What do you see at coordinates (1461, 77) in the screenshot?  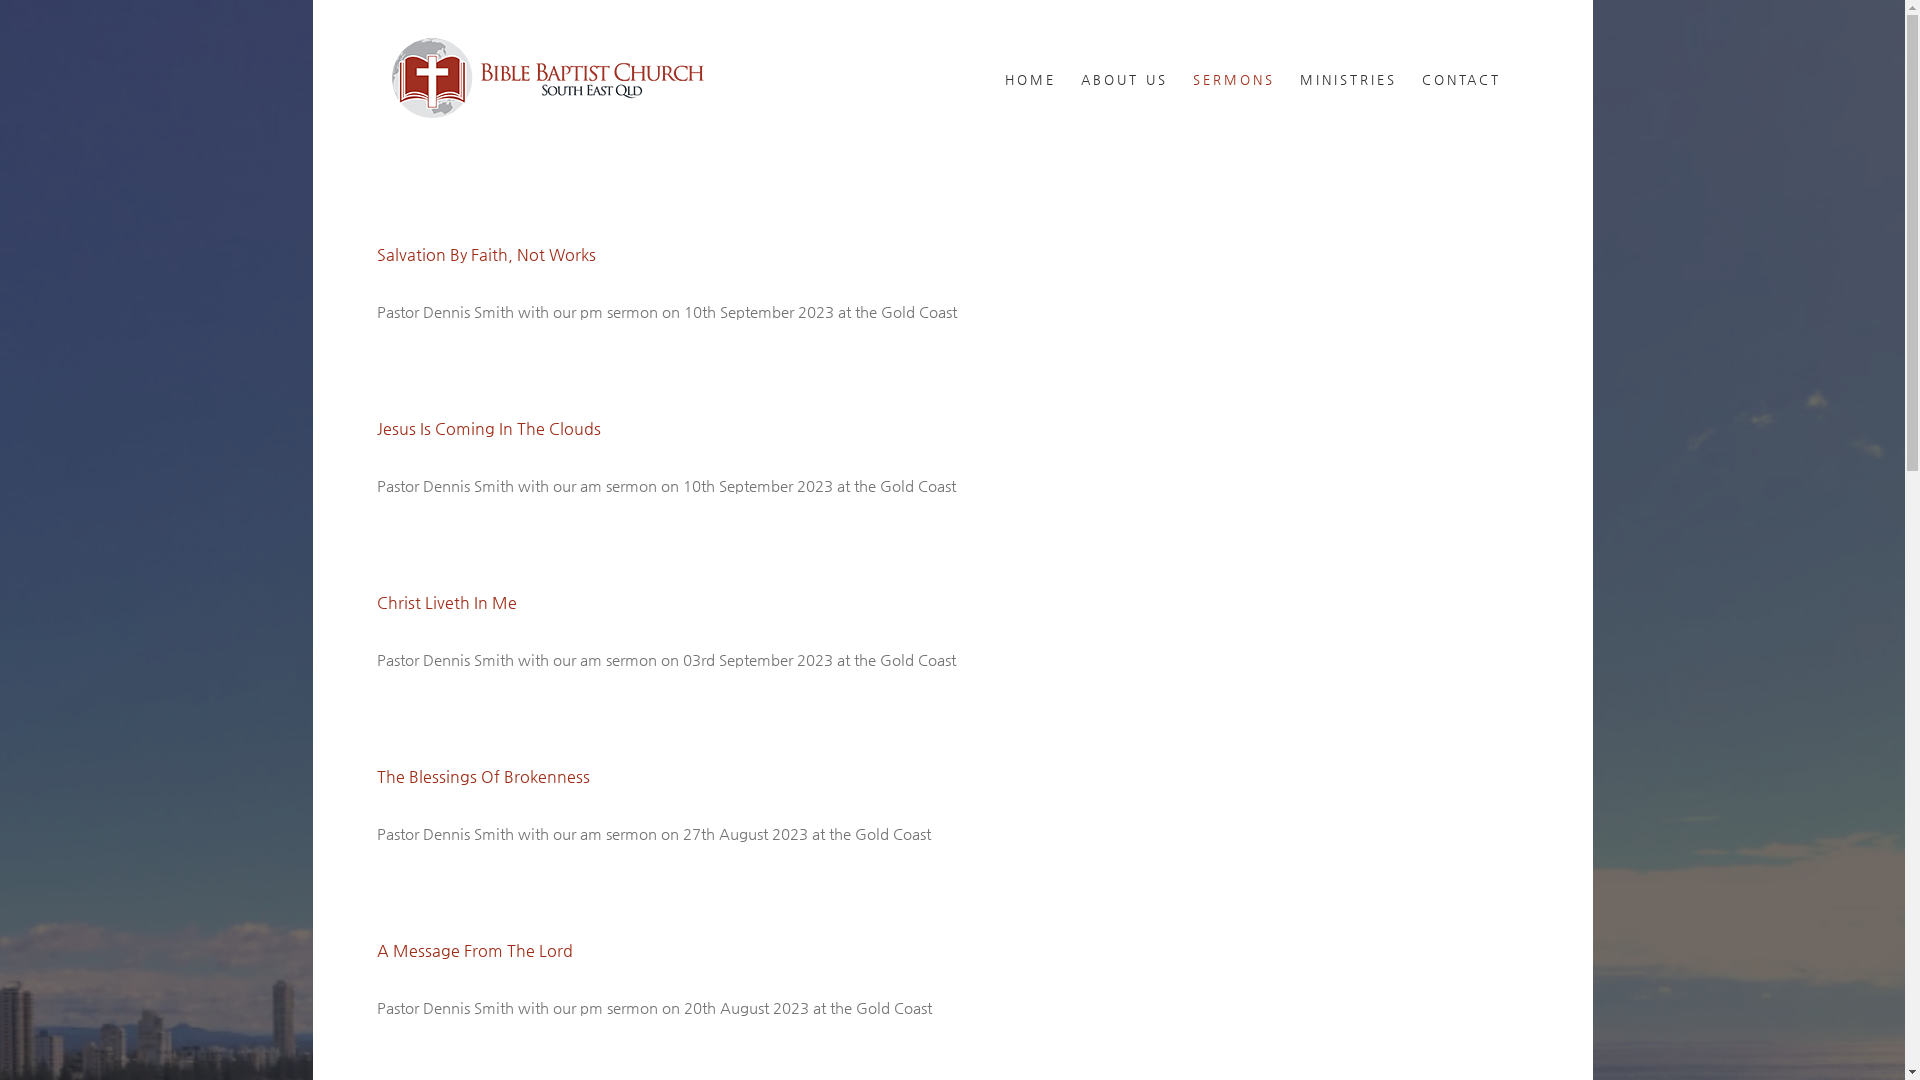 I see `'CONTACT'` at bounding box center [1461, 77].